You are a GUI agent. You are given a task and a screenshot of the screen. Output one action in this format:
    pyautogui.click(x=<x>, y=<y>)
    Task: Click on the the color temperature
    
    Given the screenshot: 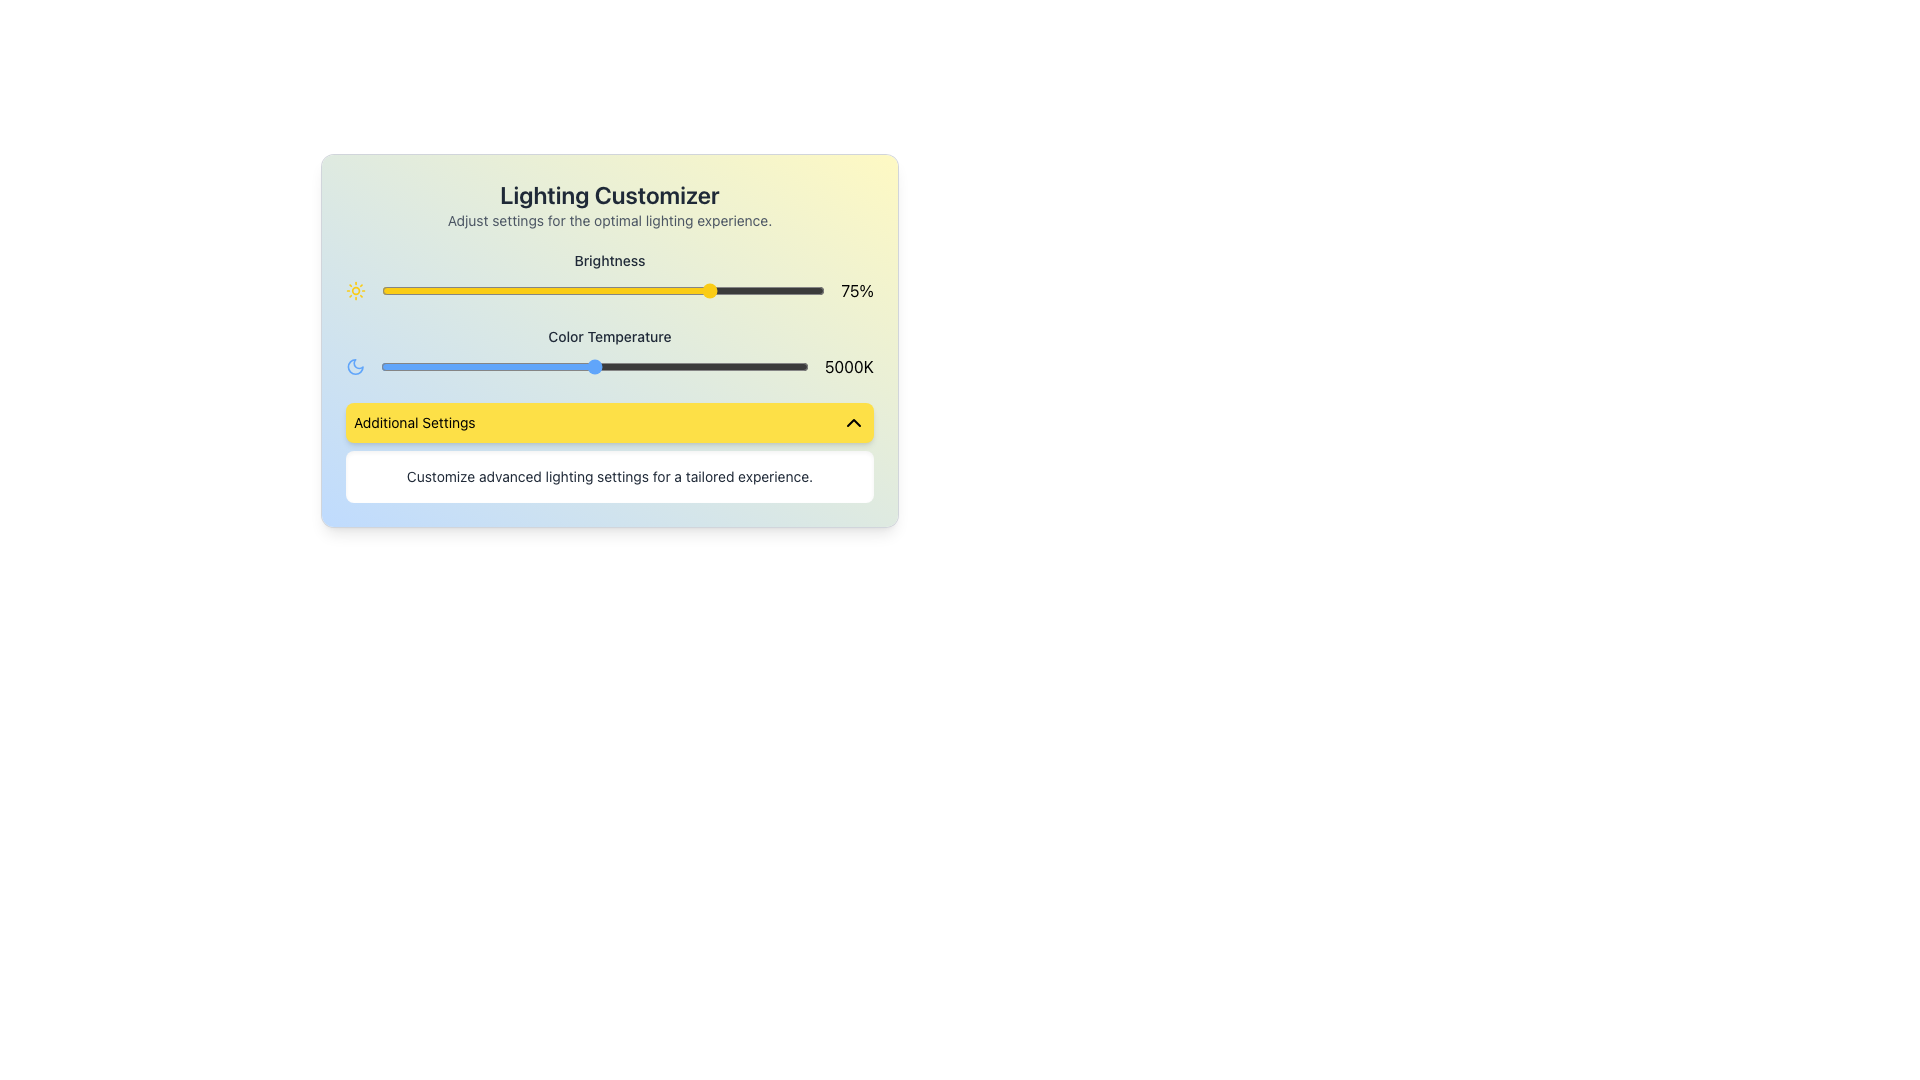 What is the action you would take?
    pyautogui.click(x=786, y=366)
    